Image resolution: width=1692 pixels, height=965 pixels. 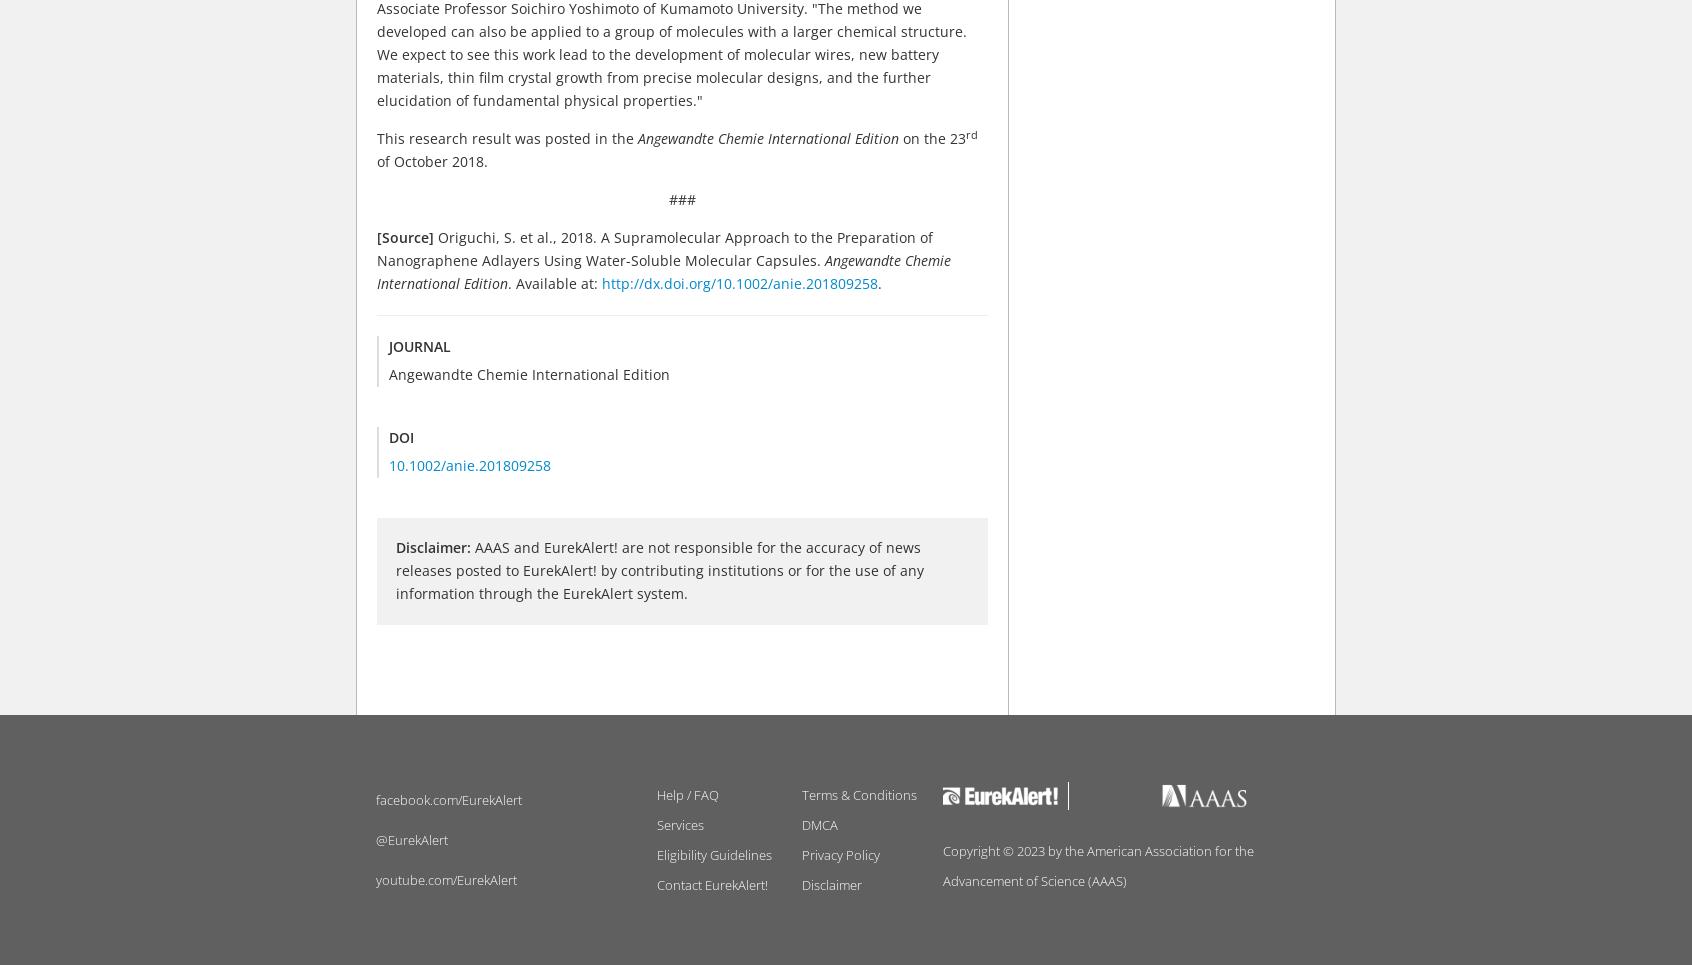 What do you see at coordinates (412, 839) in the screenshot?
I see `'@EurekAlert'` at bounding box center [412, 839].